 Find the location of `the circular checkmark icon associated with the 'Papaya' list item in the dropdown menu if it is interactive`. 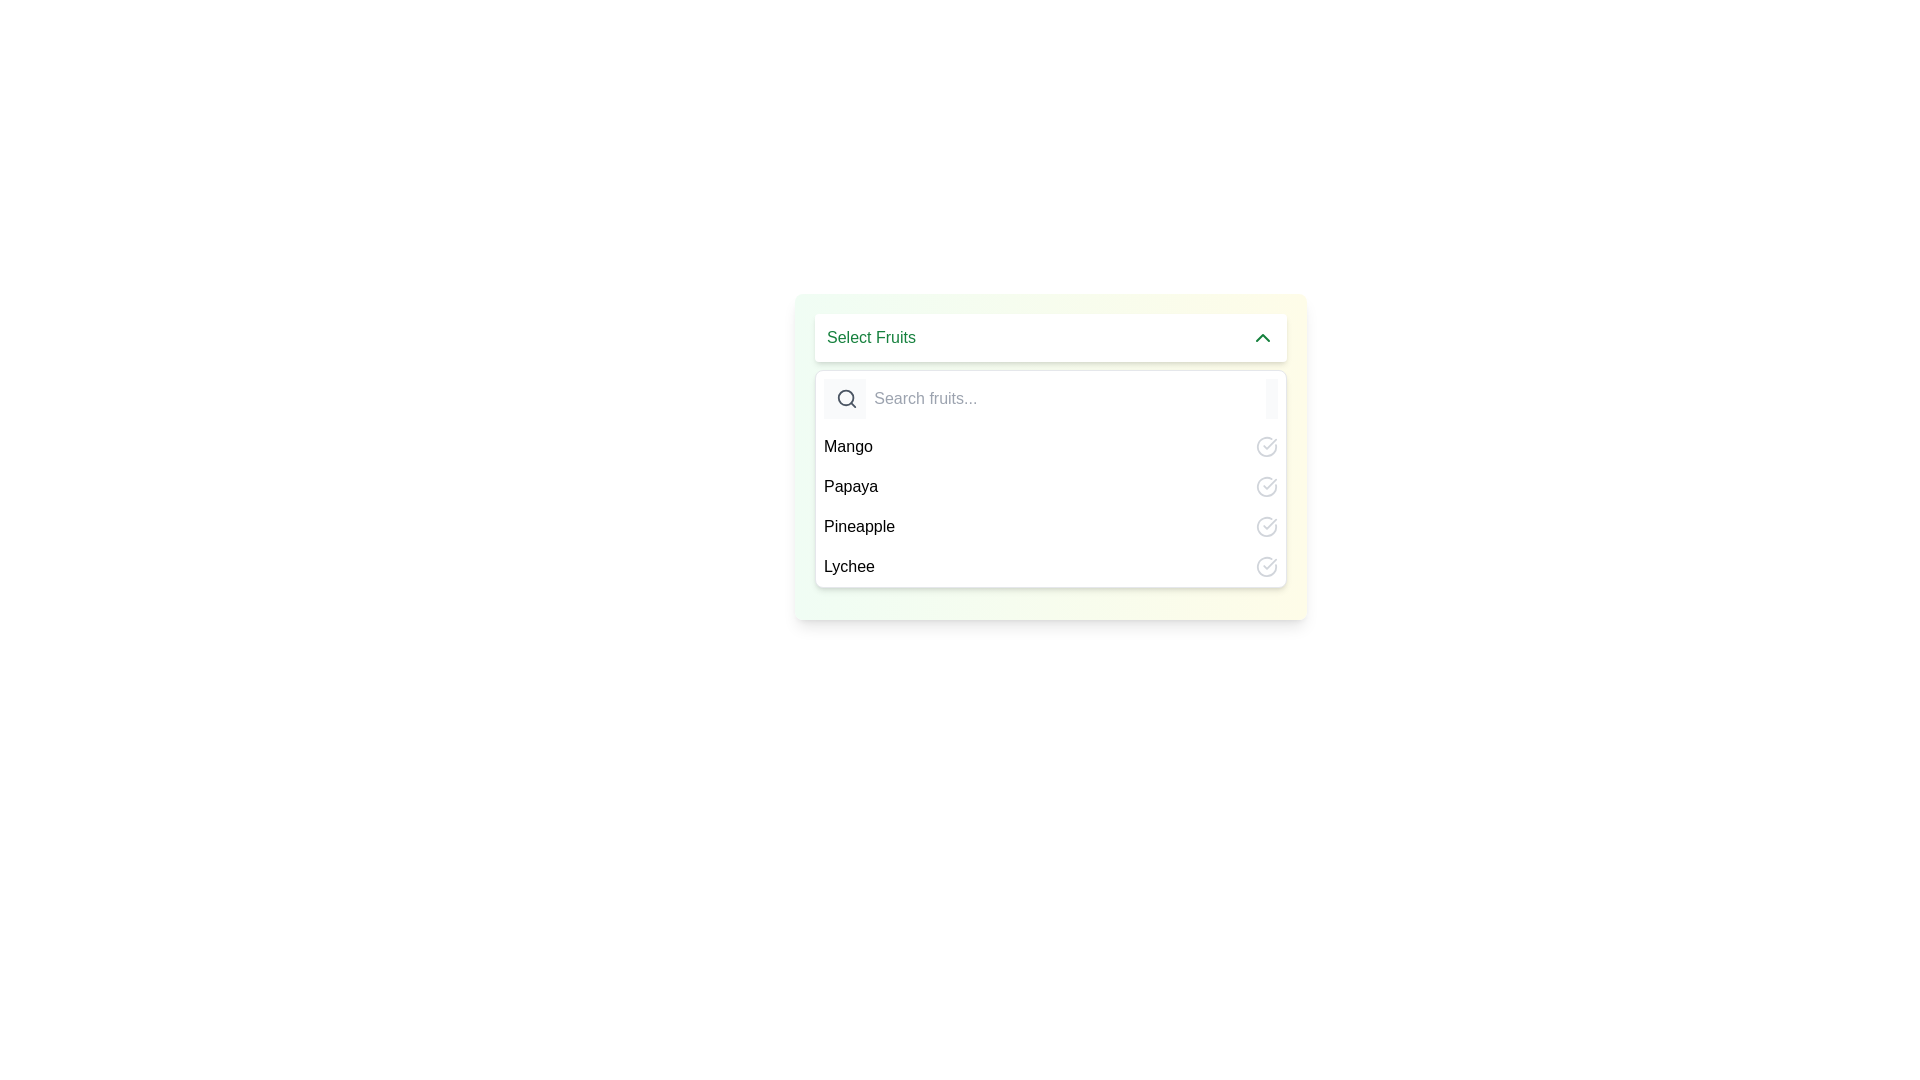

the circular checkmark icon associated with the 'Papaya' list item in the dropdown menu if it is interactive is located at coordinates (1266, 486).